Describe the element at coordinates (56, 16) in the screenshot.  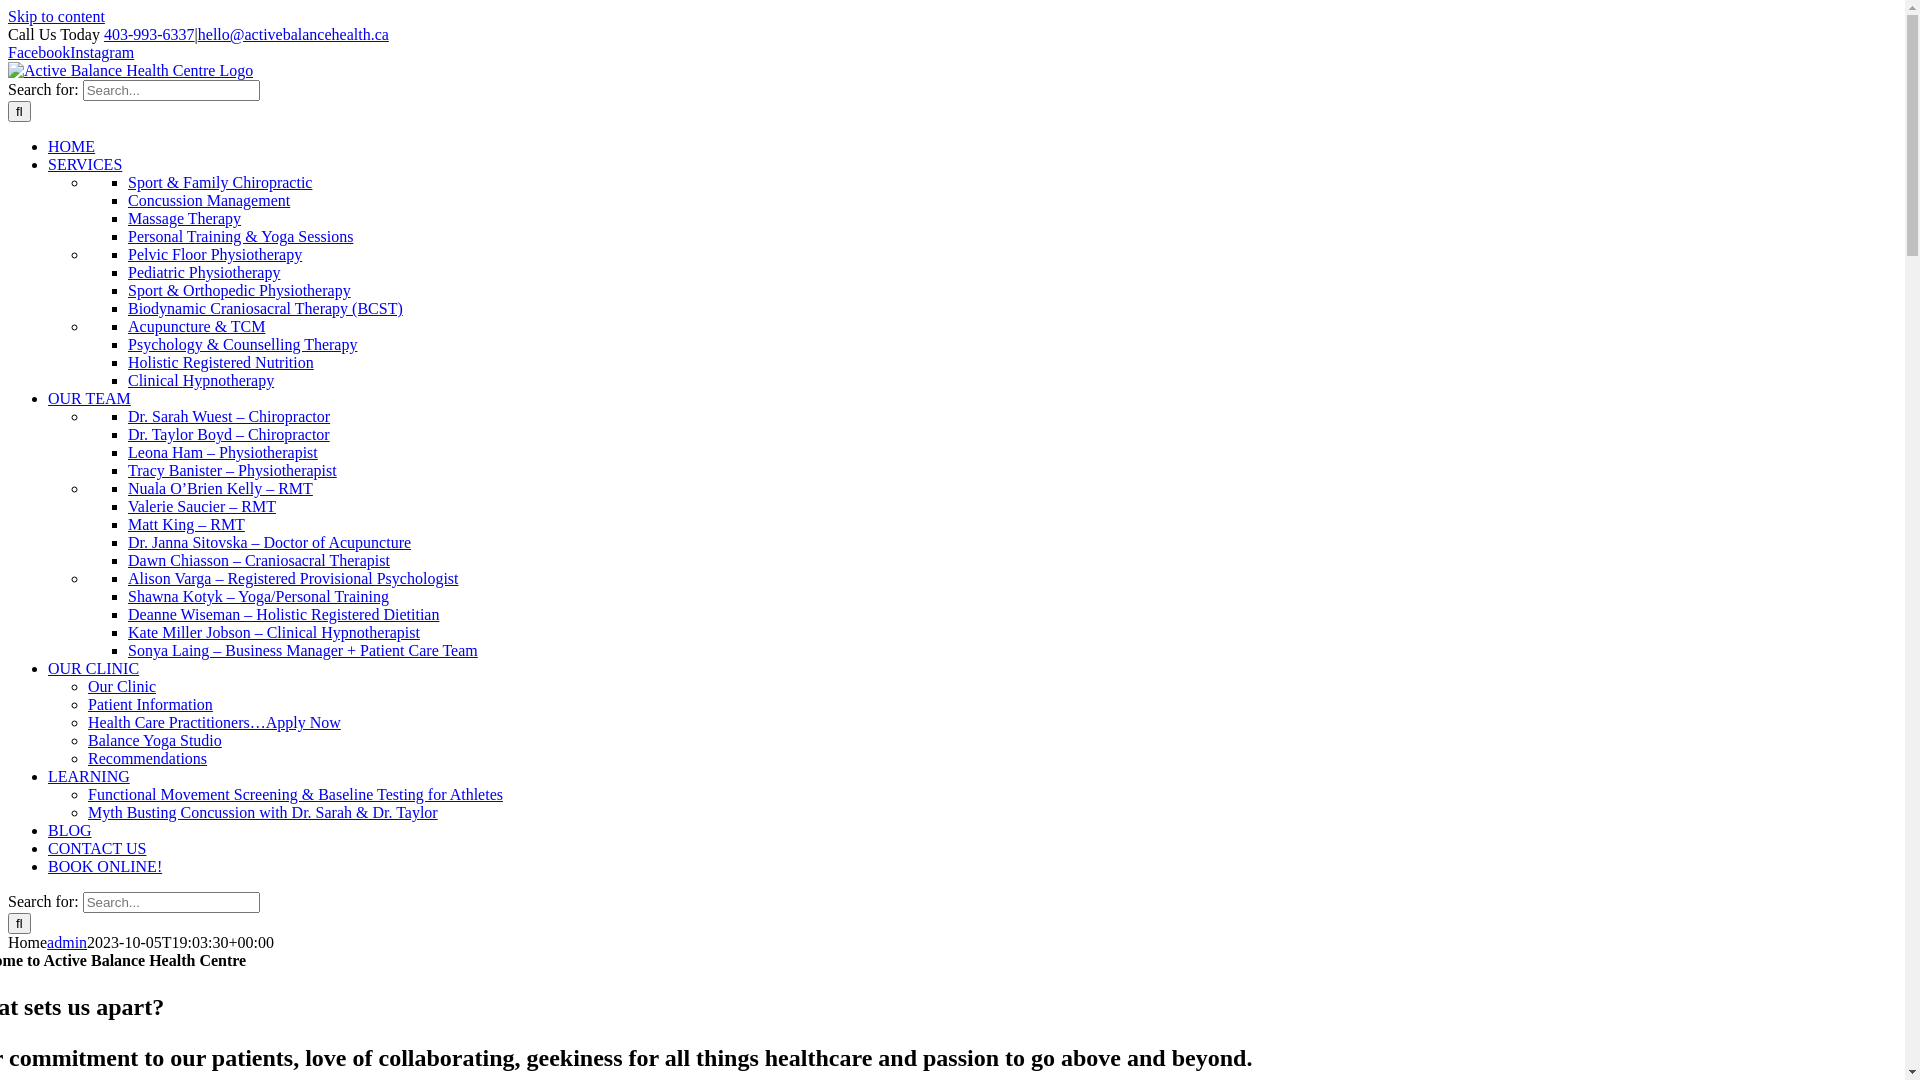
I see `'Skip to content'` at that location.